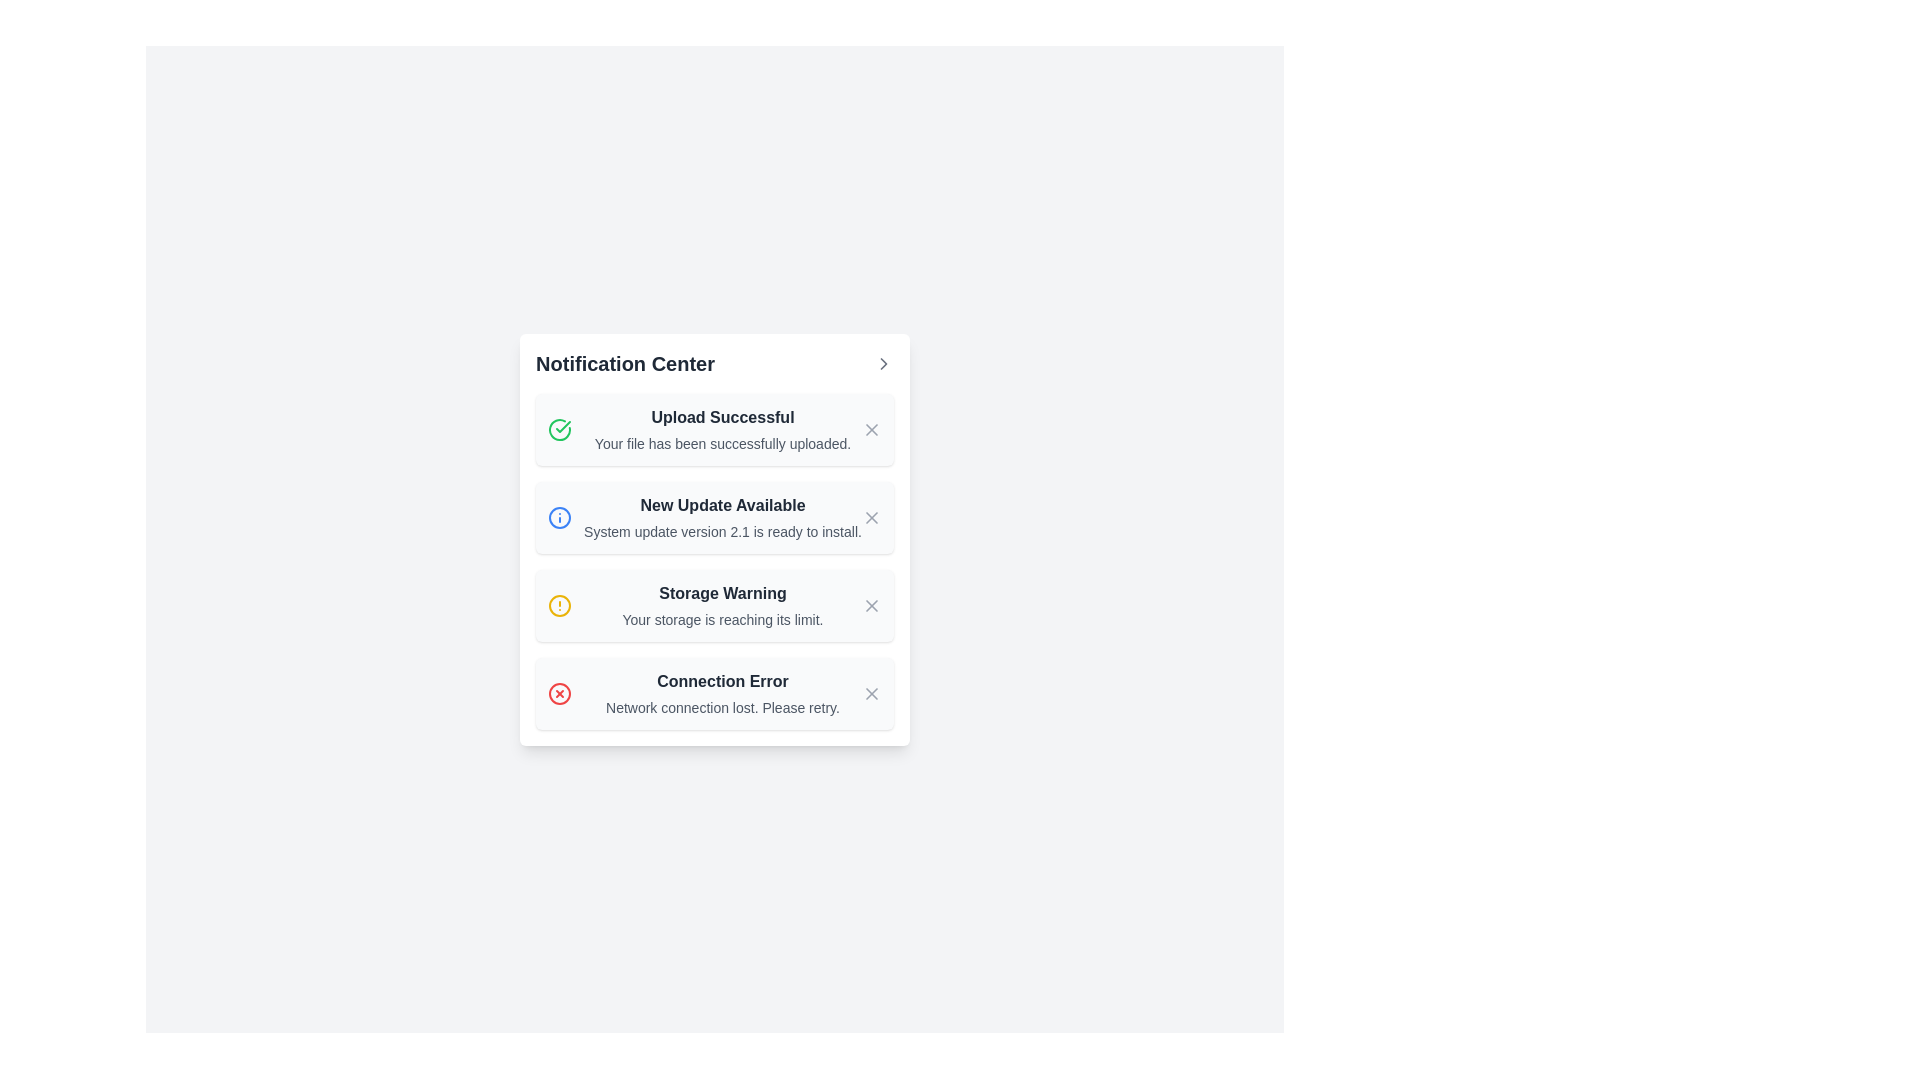 The height and width of the screenshot is (1080, 1920). I want to click on details of the system update notification card located in the Notification Center, which is the second card in the vertical list, so click(715, 516).